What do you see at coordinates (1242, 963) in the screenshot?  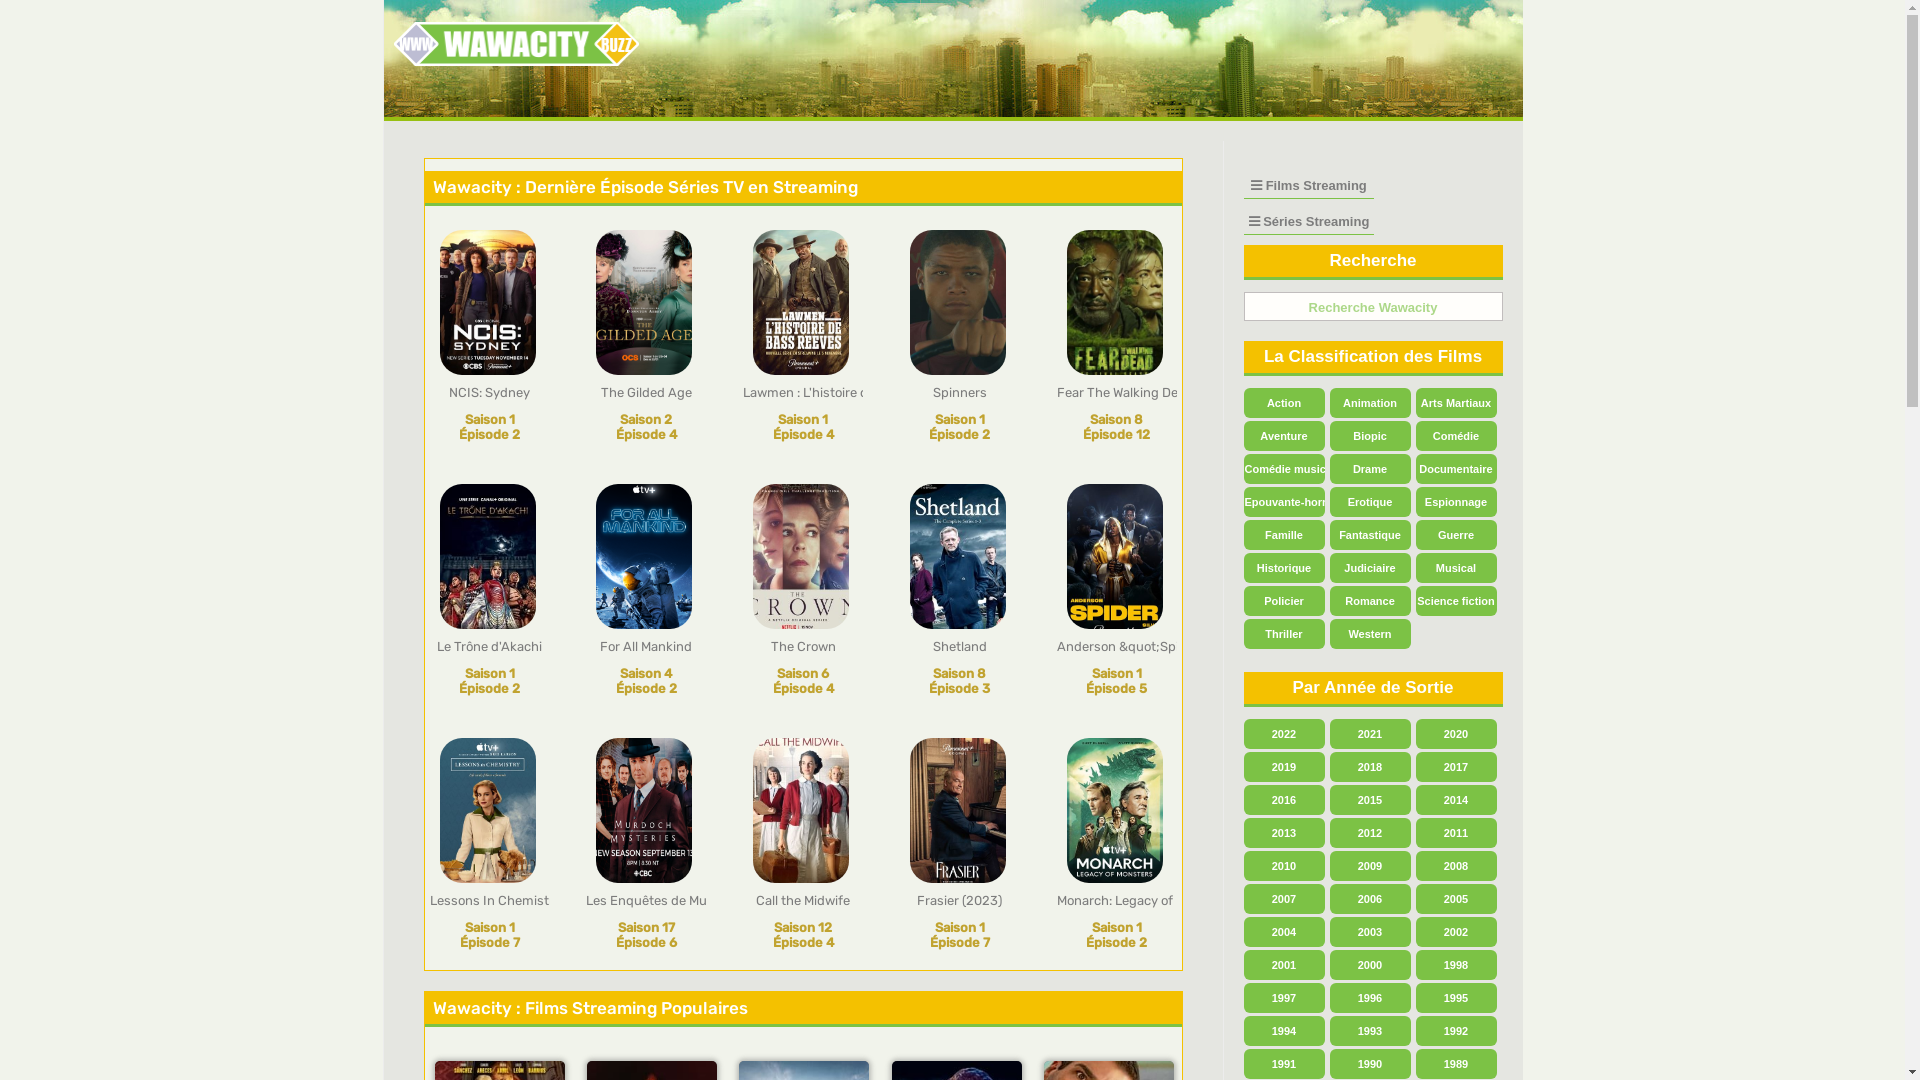 I see `'2001'` at bounding box center [1242, 963].